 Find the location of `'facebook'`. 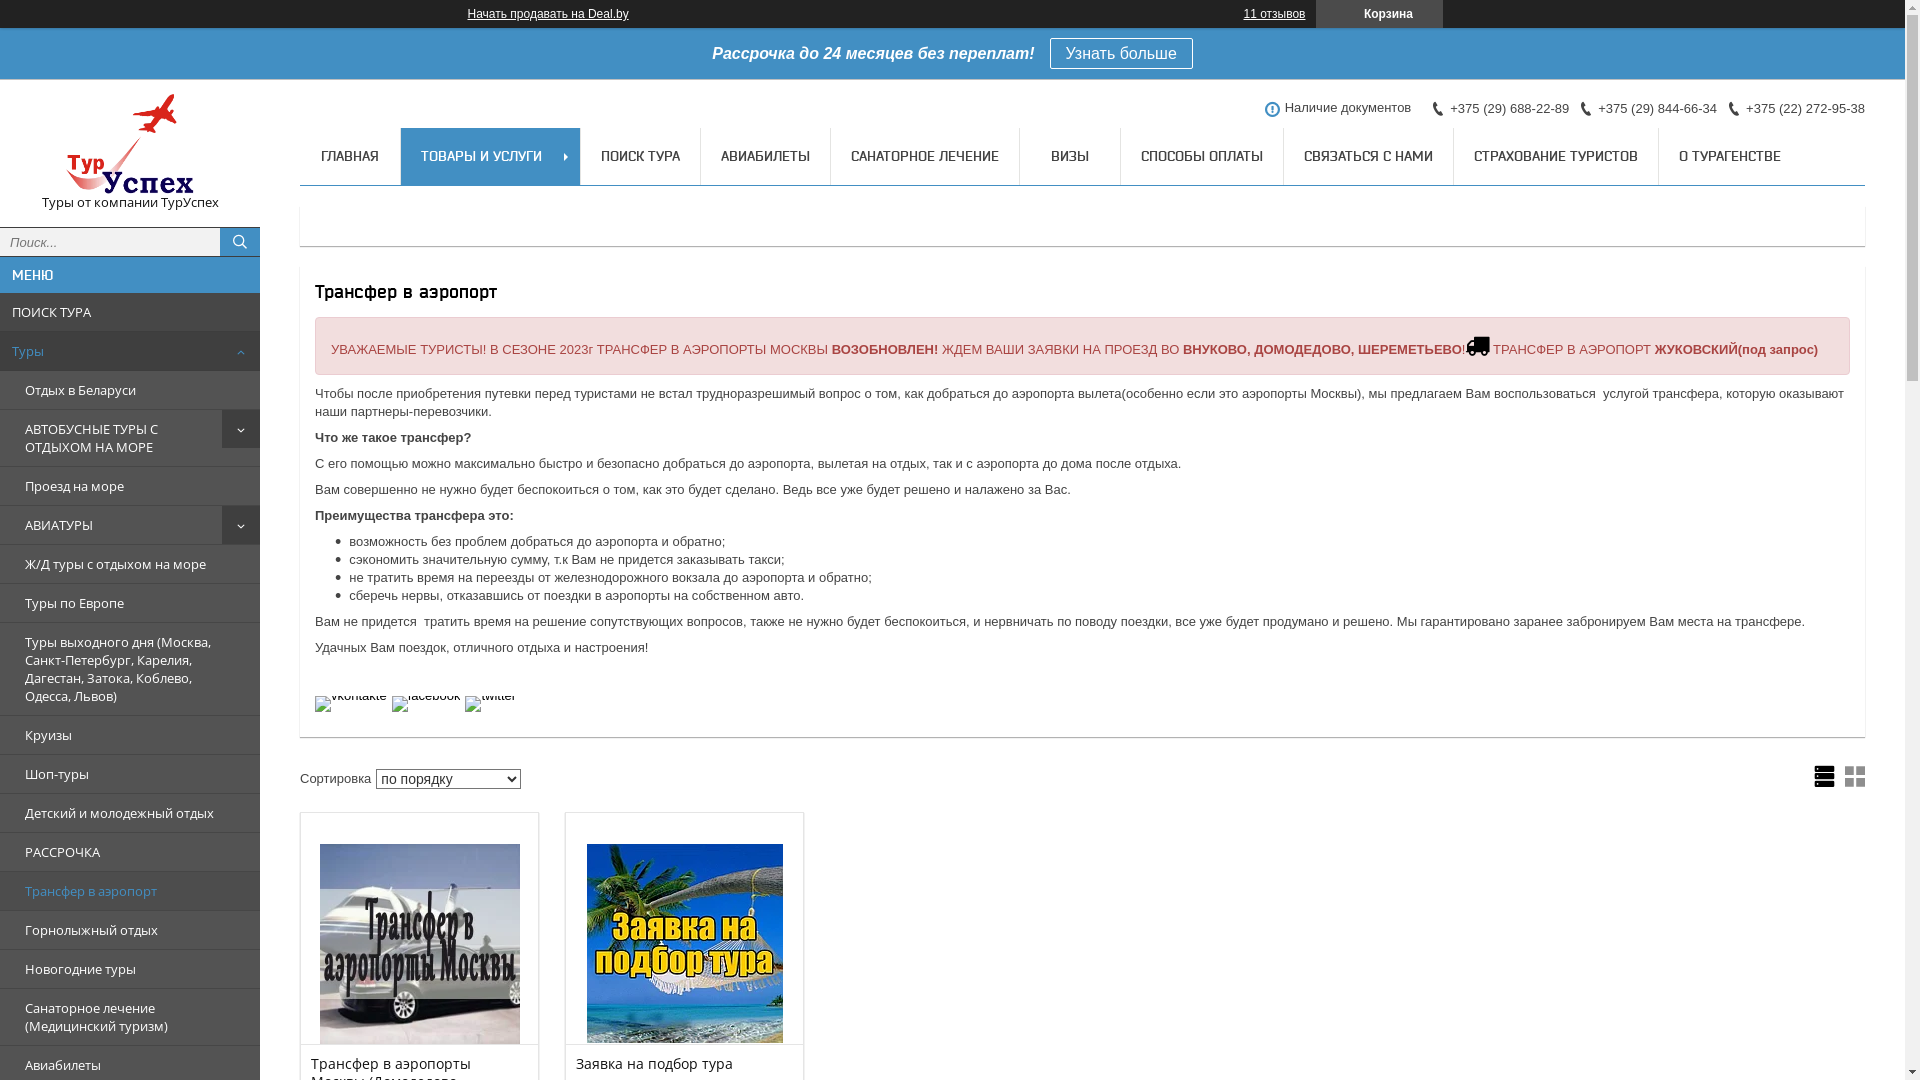

'facebook' is located at coordinates (425, 694).